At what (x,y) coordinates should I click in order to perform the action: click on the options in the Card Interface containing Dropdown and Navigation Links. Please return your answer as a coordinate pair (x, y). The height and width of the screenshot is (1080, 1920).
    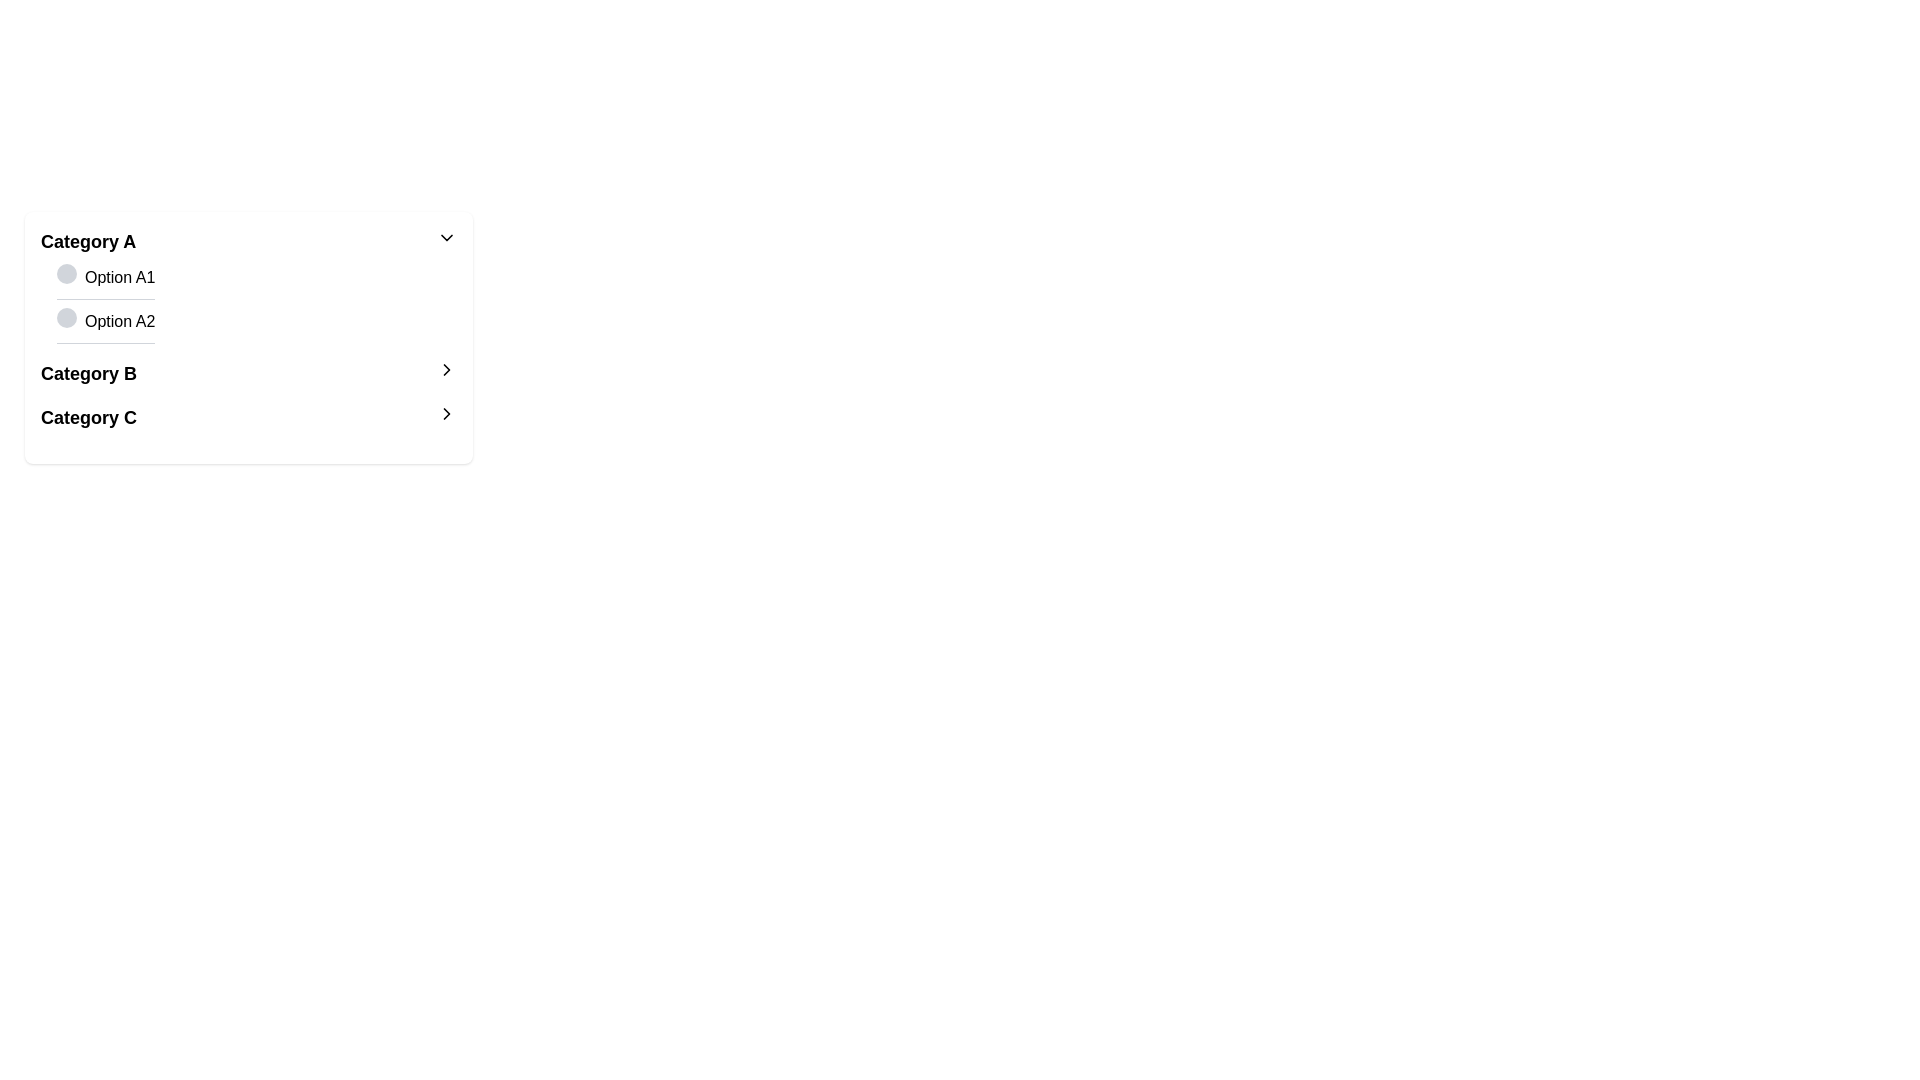
    Looking at the image, I should click on (248, 337).